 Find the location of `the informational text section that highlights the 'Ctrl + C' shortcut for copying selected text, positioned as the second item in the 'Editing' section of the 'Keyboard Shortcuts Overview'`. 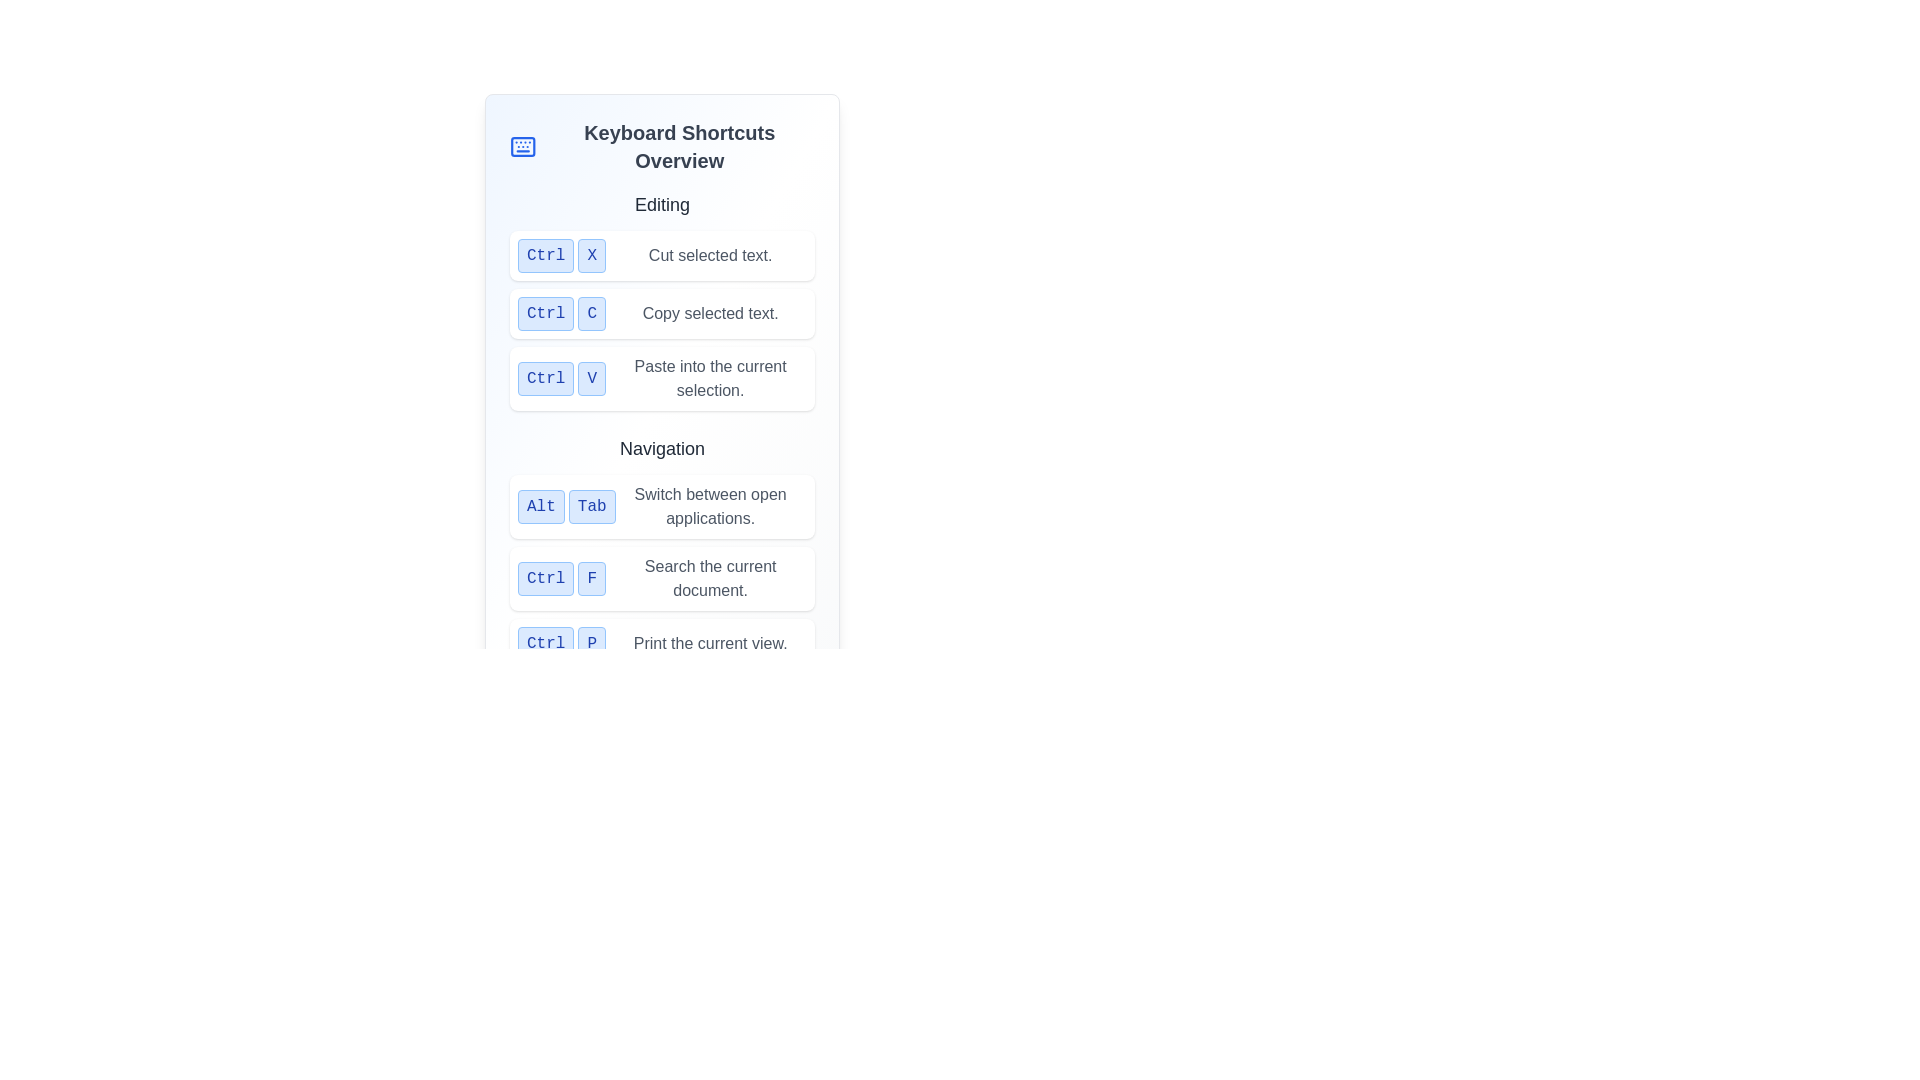

the informational text section that highlights the 'Ctrl + C' shortcut for copying selected text, positioned as the second item in the 'Editing' section of the 'Keyboard Shortcuts Overview' is located at coordinates (662, 300).